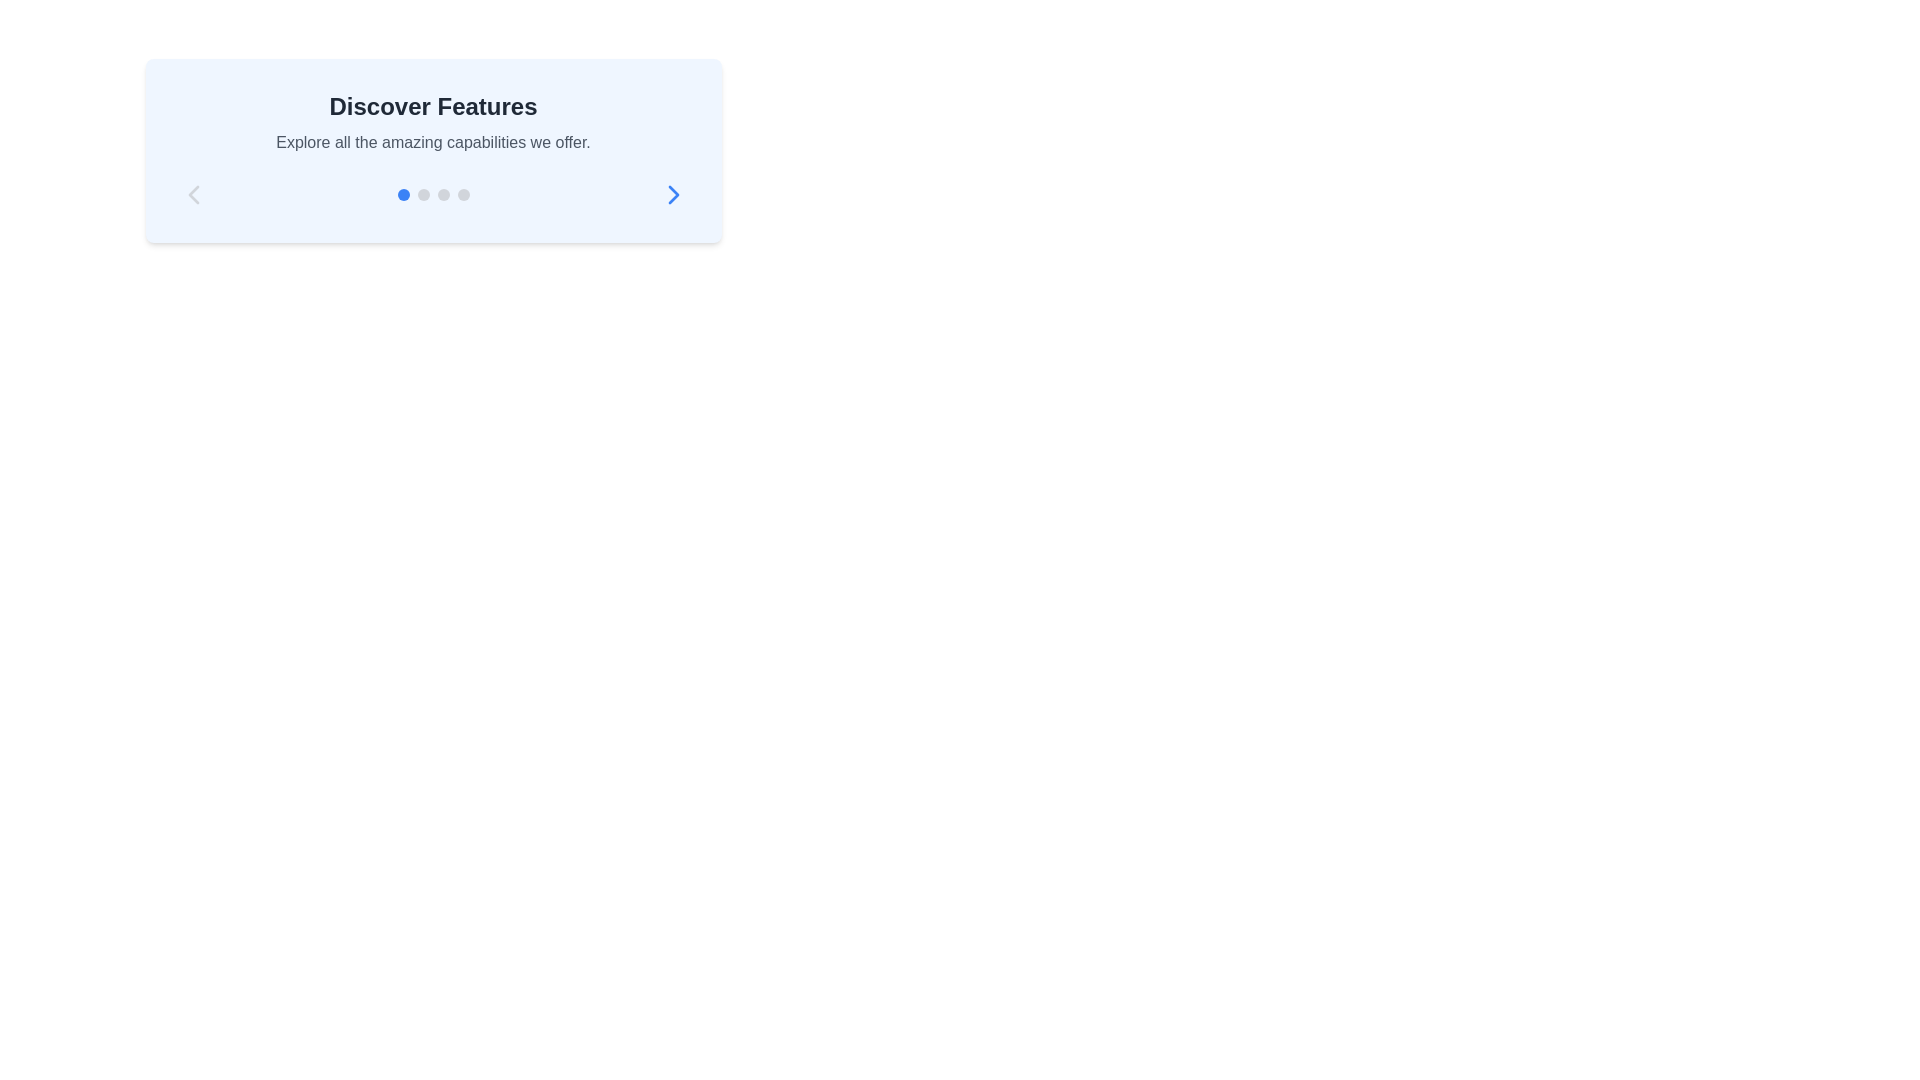 The height and width of the screenshot is (1080, 1920). What do you see at coordinates (193, 195) in the screenshot?
I see `the previous item navigation button in the 'Discover Features' card` at bounding box center [193, 195].